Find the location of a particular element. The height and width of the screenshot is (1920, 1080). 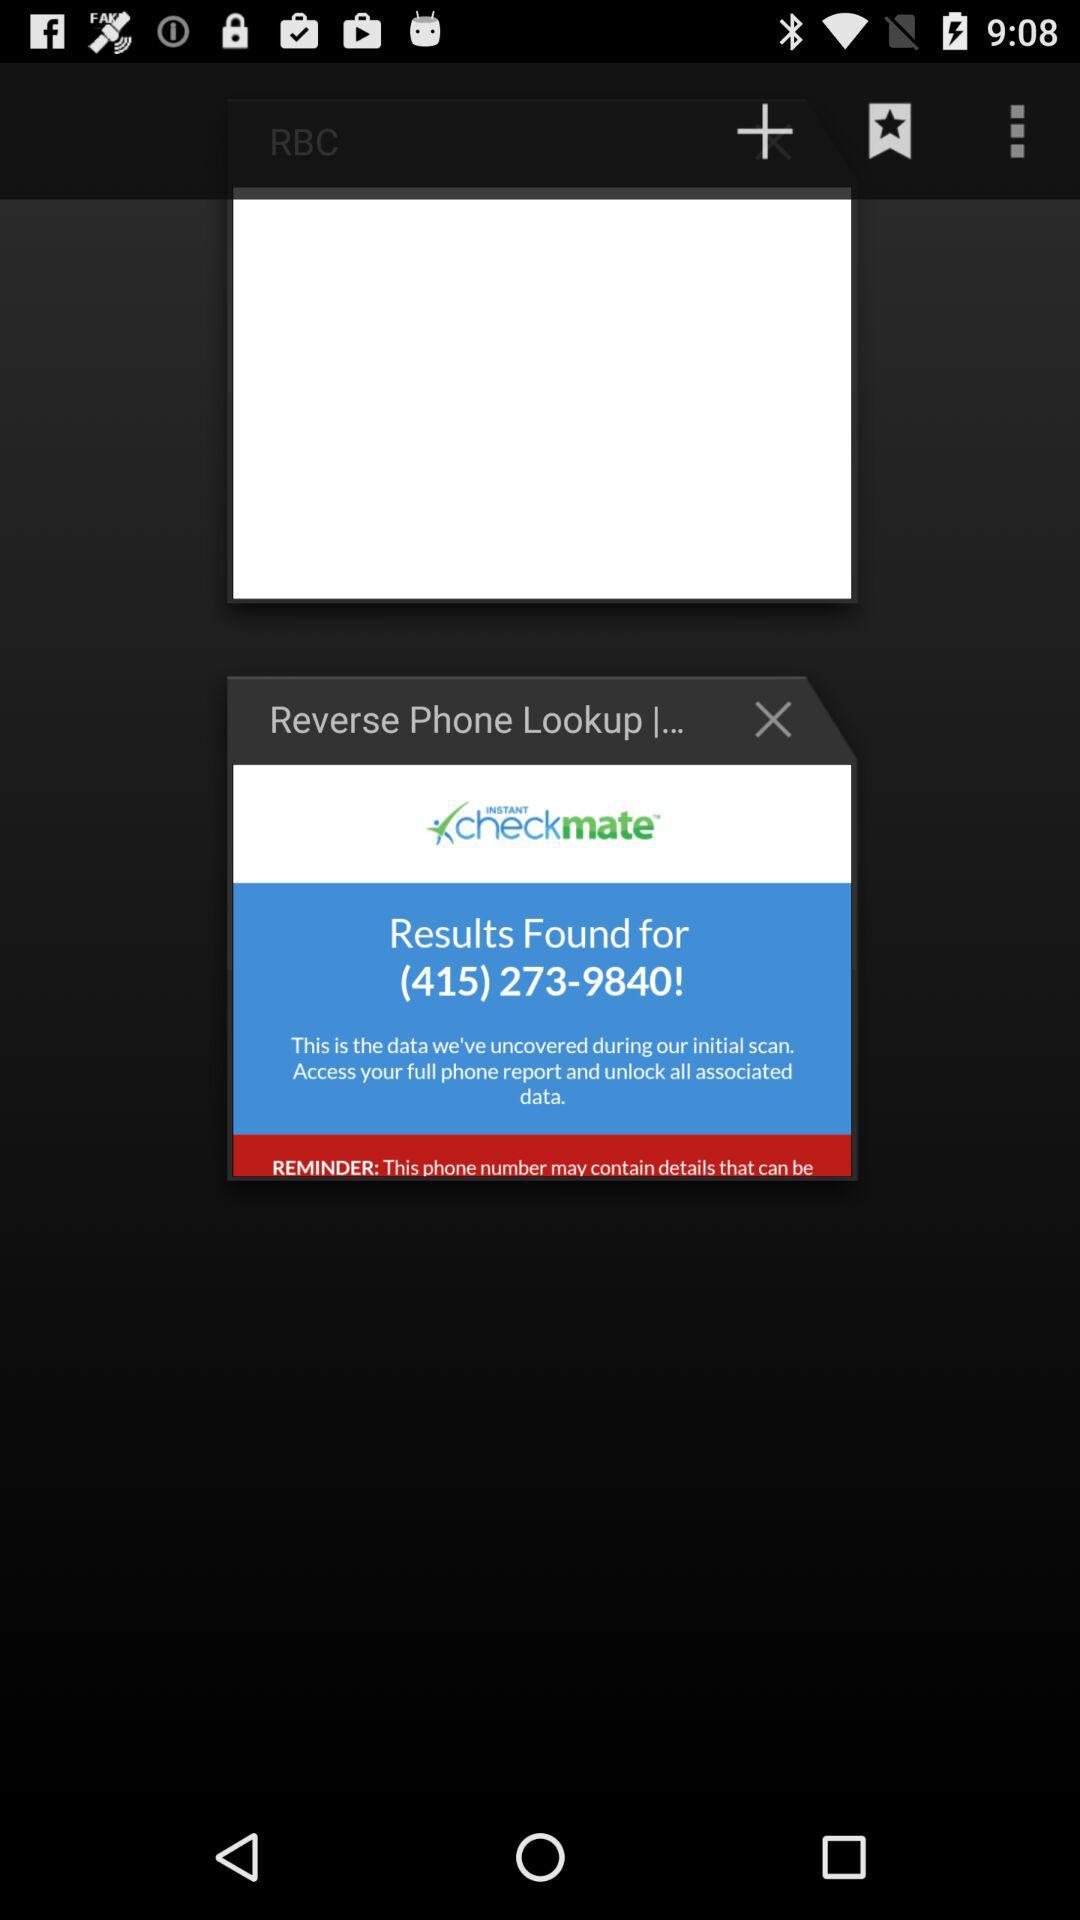

the bookmark icon is located at coordinates (890, 139).